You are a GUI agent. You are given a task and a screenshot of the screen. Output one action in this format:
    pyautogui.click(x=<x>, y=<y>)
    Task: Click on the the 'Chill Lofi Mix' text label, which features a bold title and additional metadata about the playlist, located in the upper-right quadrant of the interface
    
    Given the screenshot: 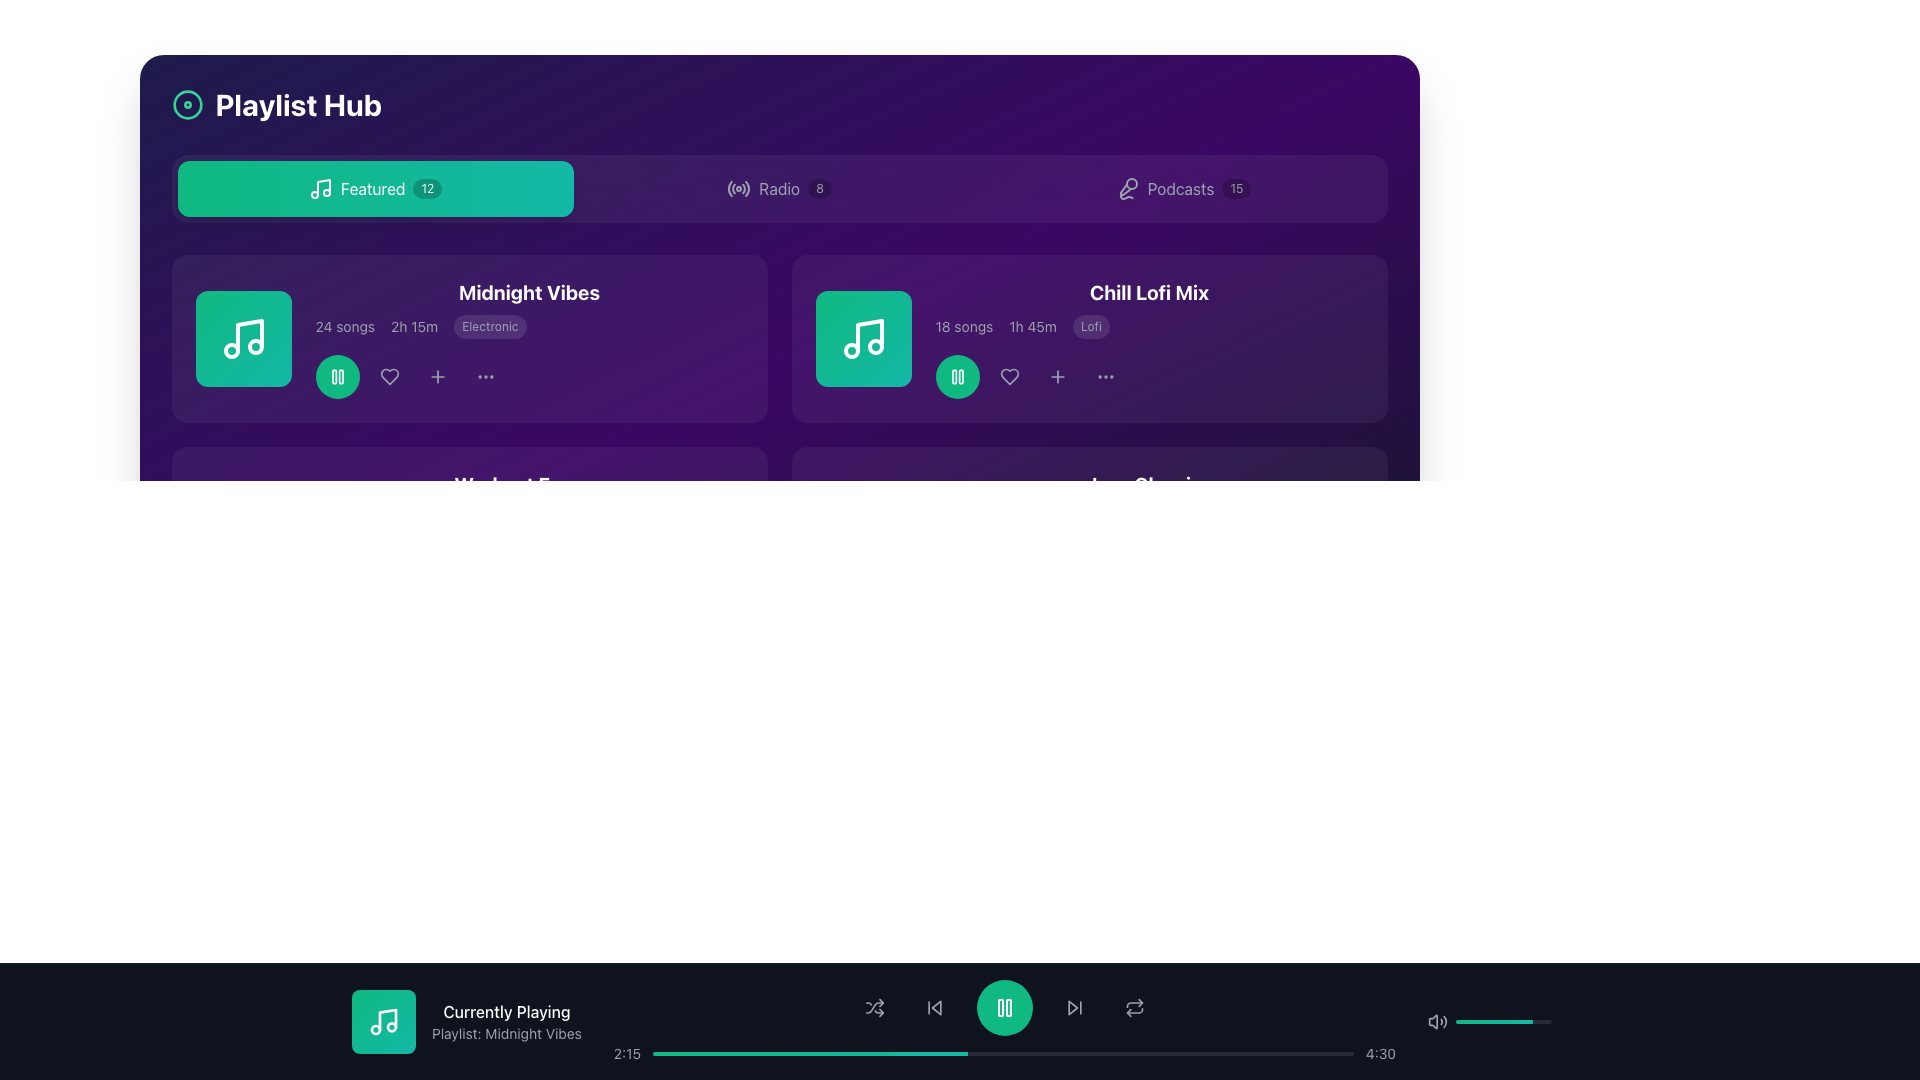 What is the action you would take?
    pyautogui.click(x=1088, y=338)
    